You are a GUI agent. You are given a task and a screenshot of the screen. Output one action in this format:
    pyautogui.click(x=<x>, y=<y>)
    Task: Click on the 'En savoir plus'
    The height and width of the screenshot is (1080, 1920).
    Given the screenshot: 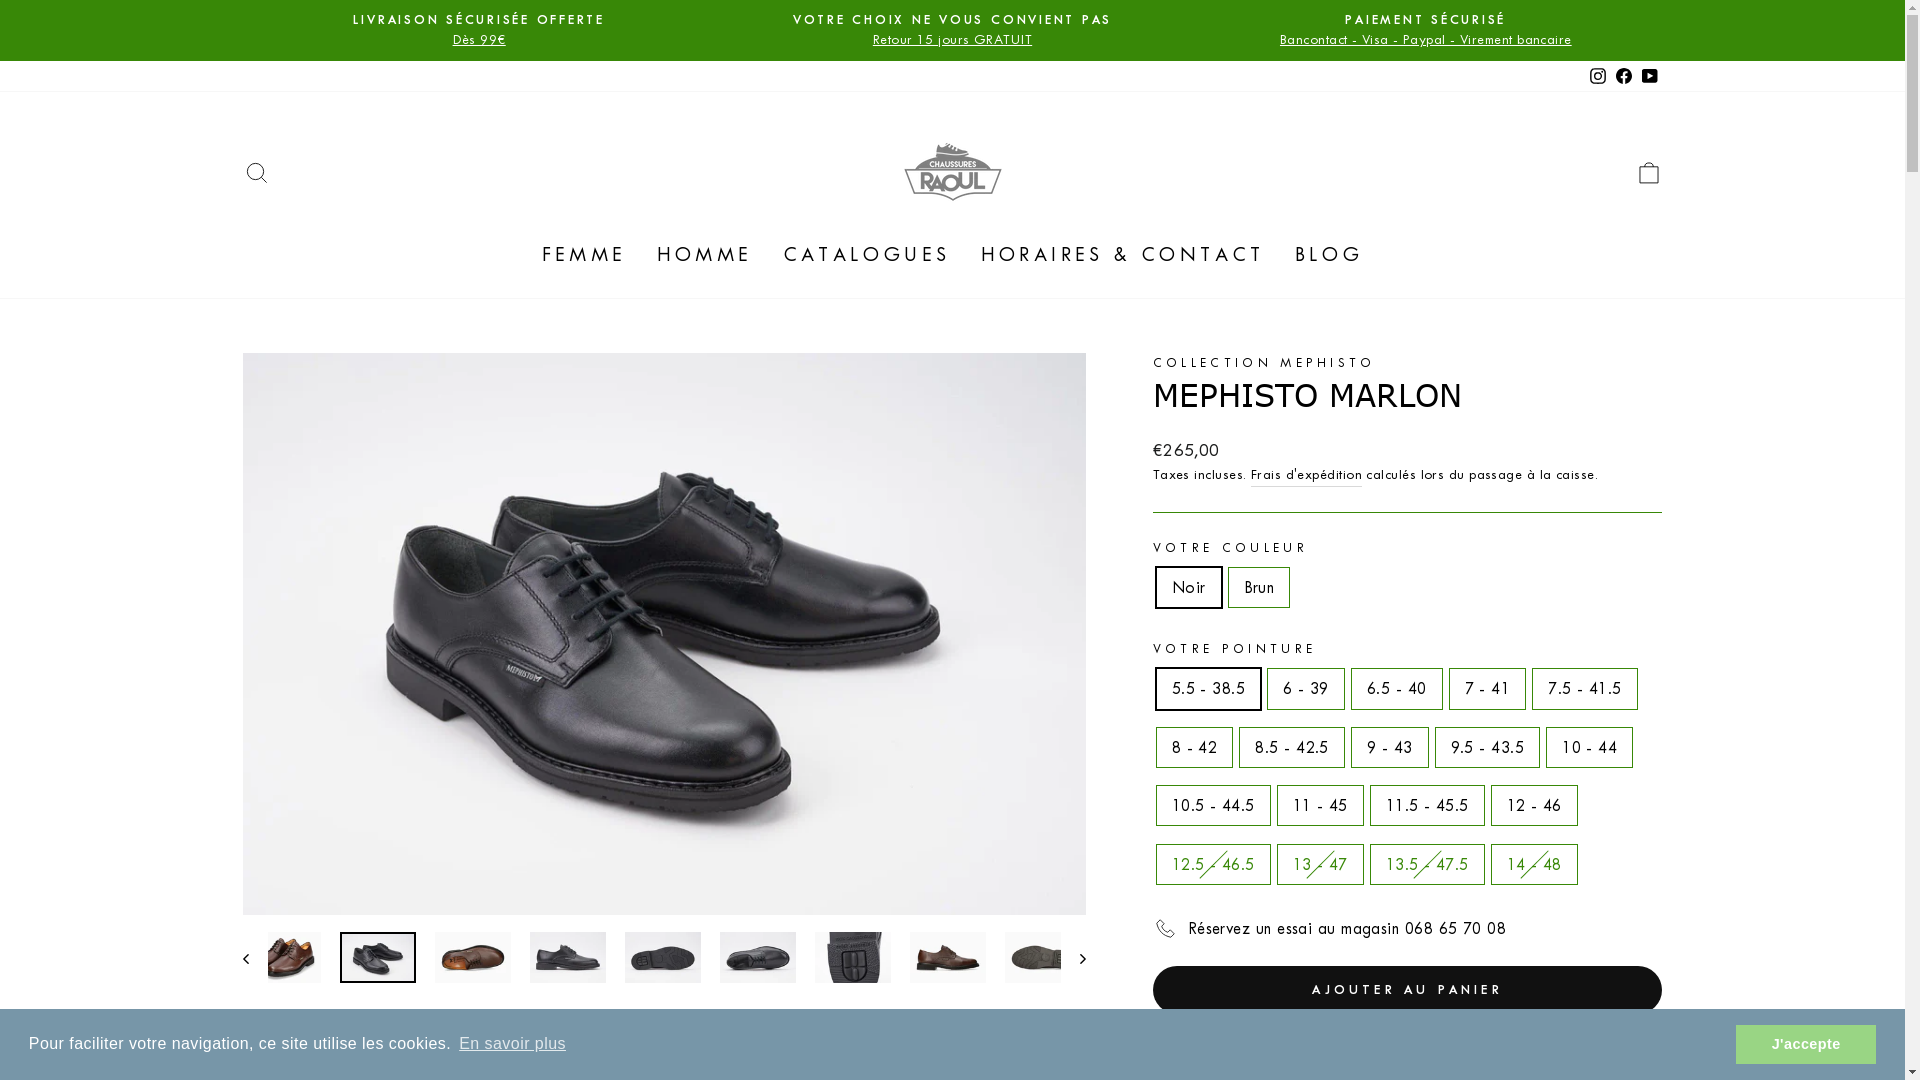 What is the action you would take?
    pyautogui.click(x=512, y=1043)
    